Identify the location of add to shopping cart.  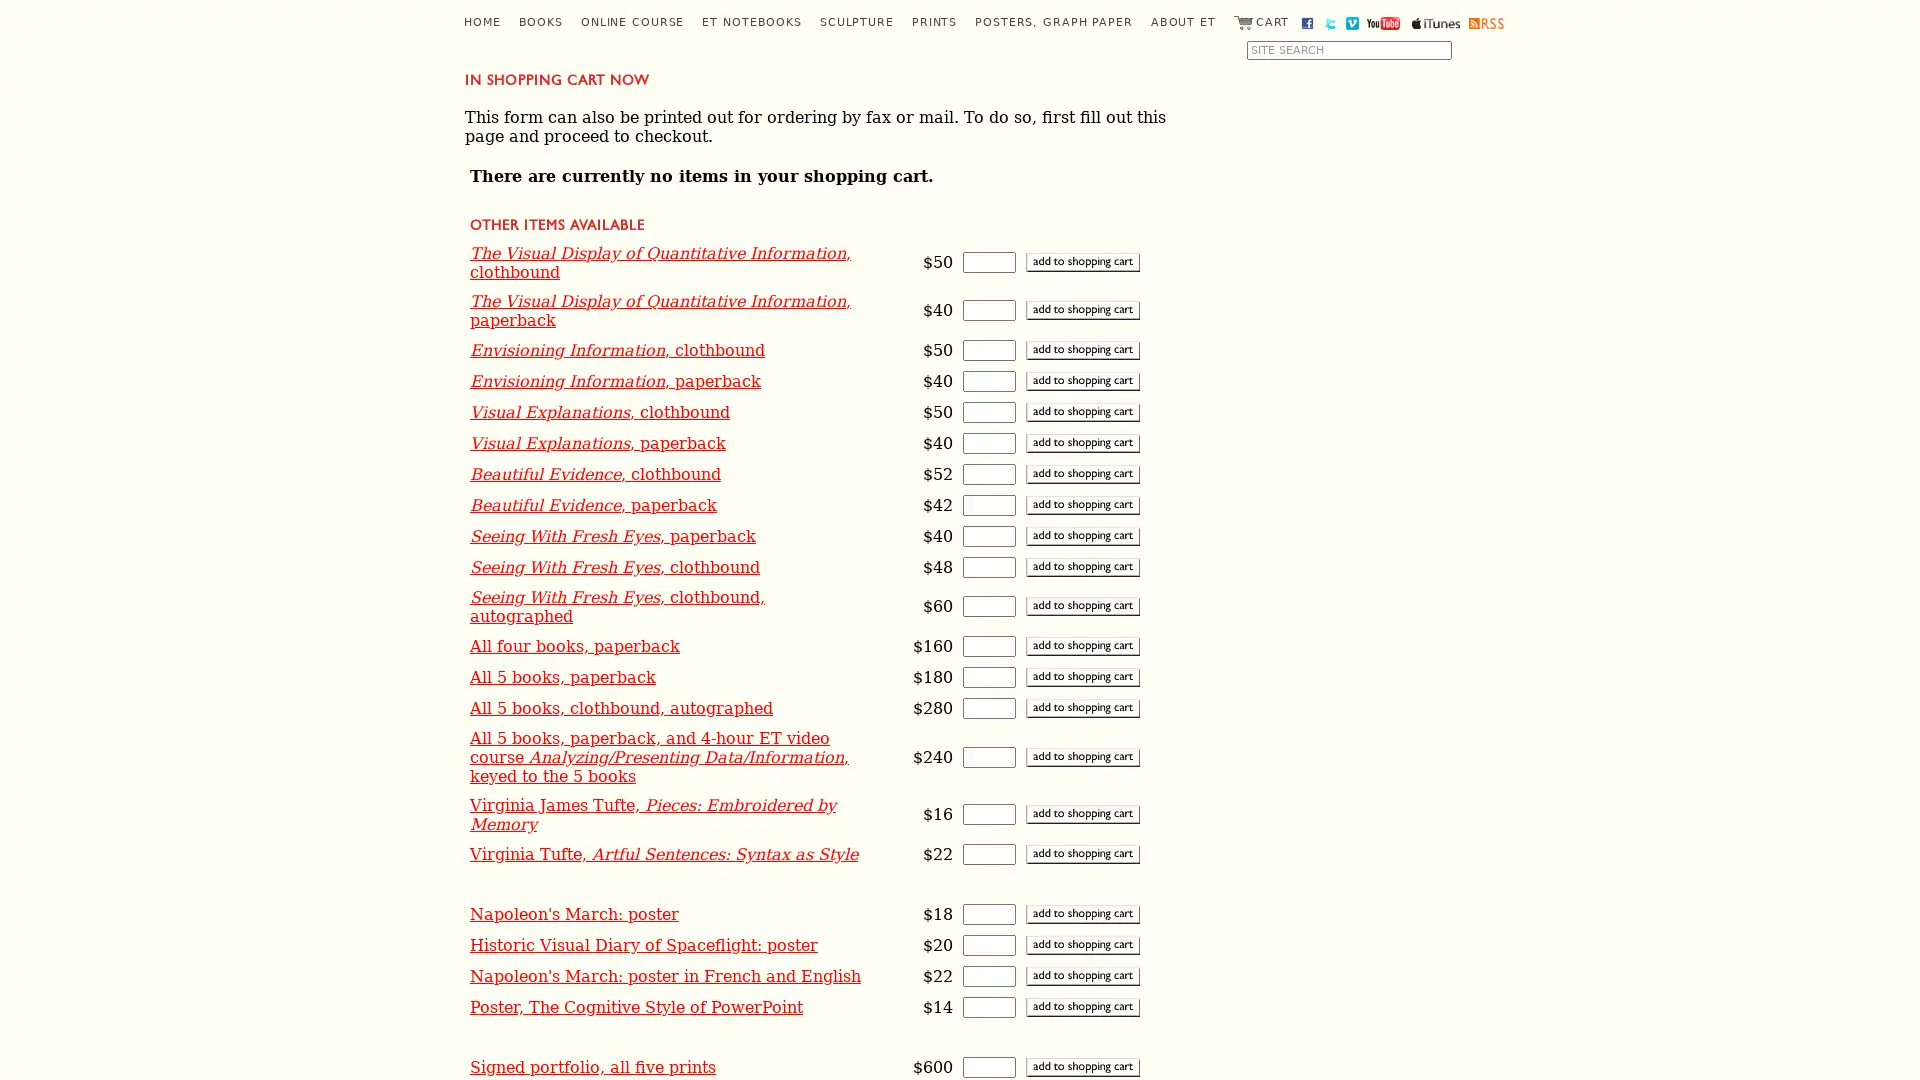
(1082, 534).